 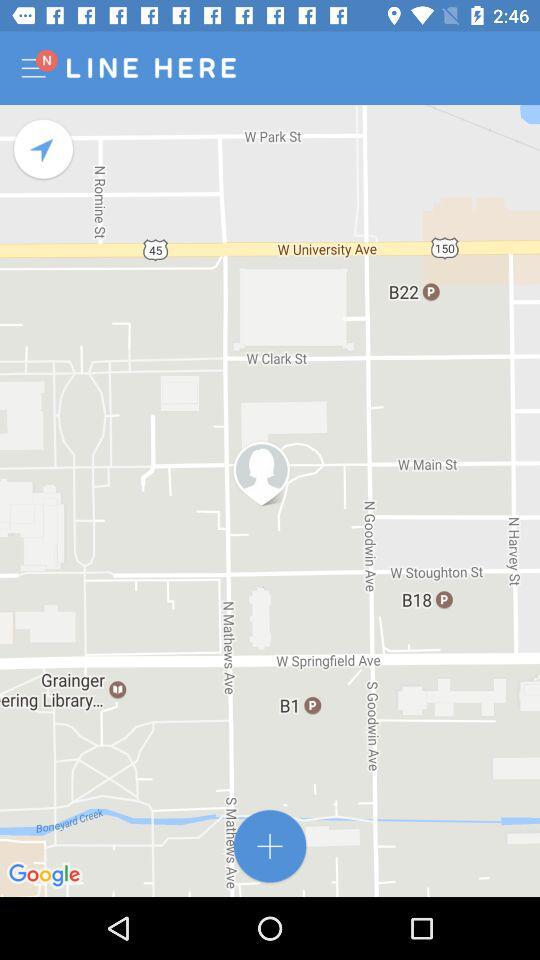 What do you see at coordinates (44, 148) in the screenshot?
I see `recenter map` at bounding box center [44, 148].